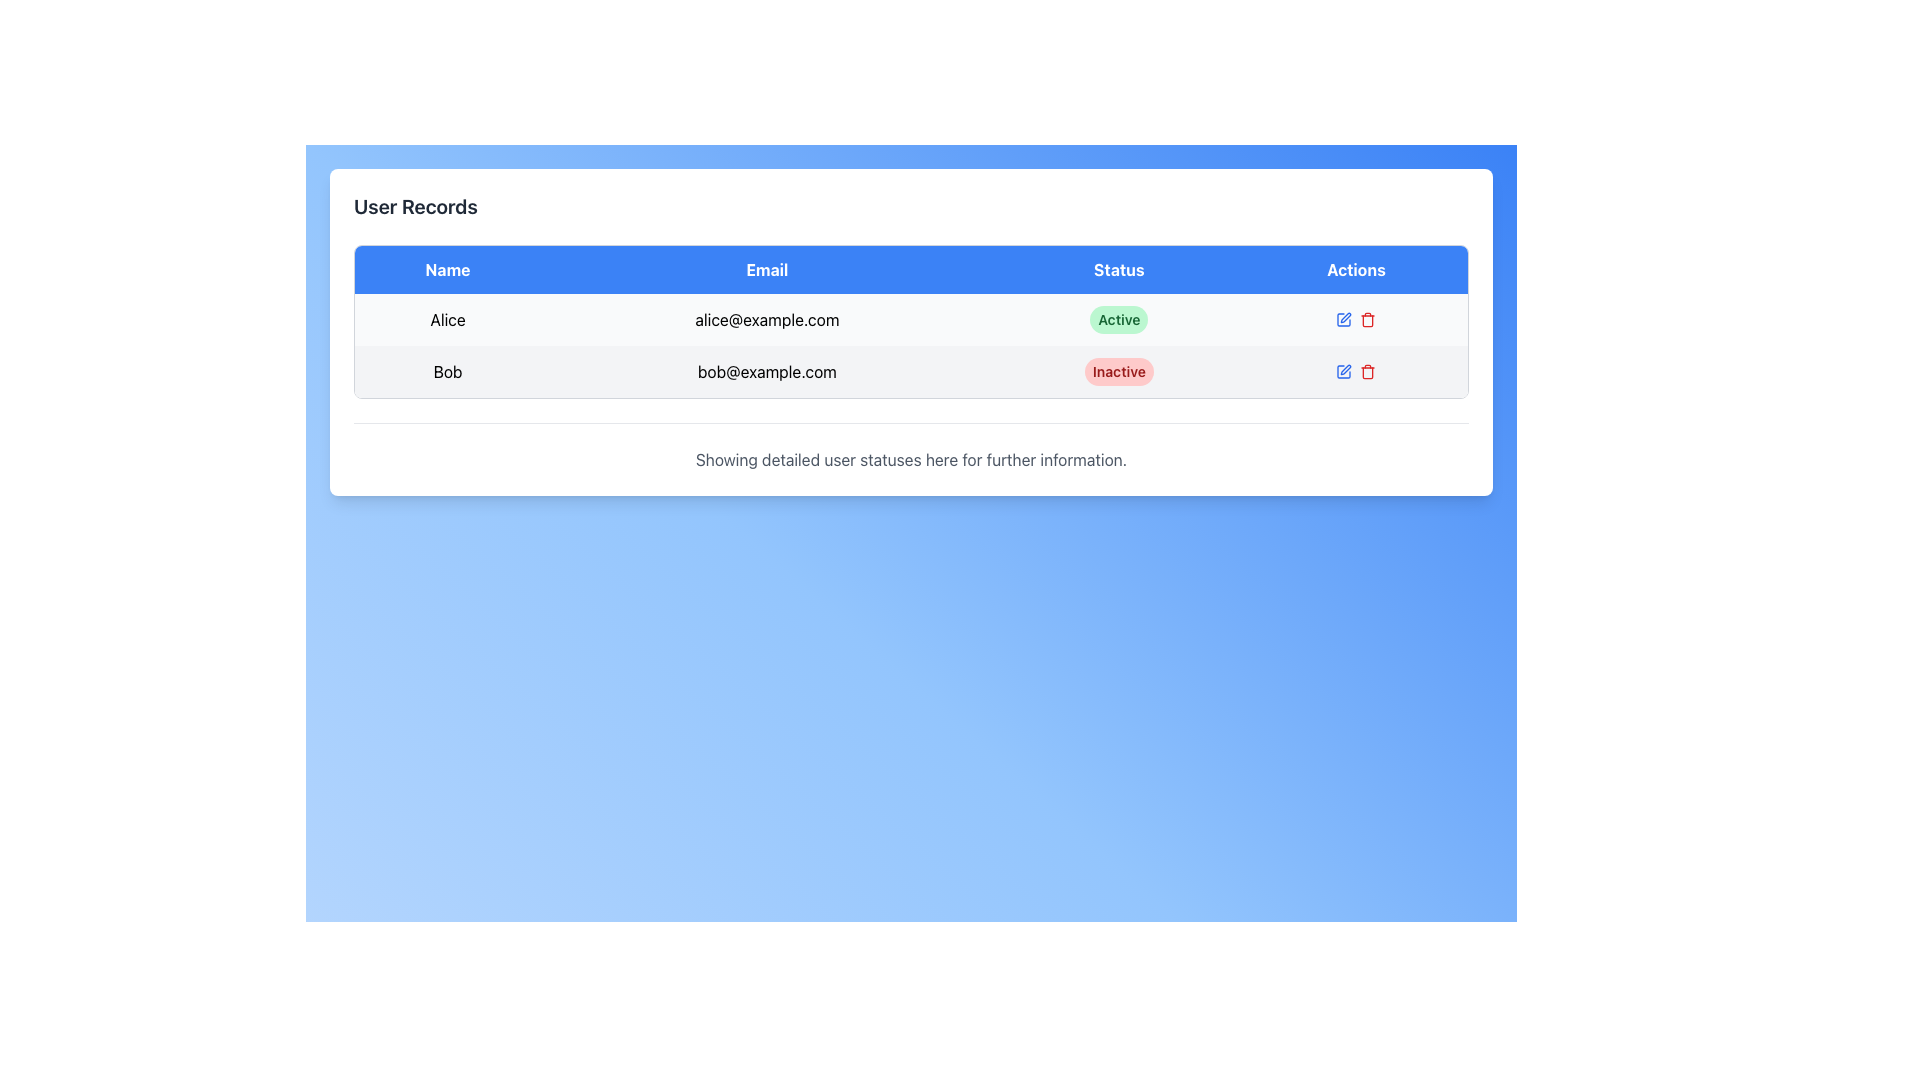  Describe the element at coordinates (446, 270) in the screenshot. I see `the first column header labeled for user names in the table` at that location.